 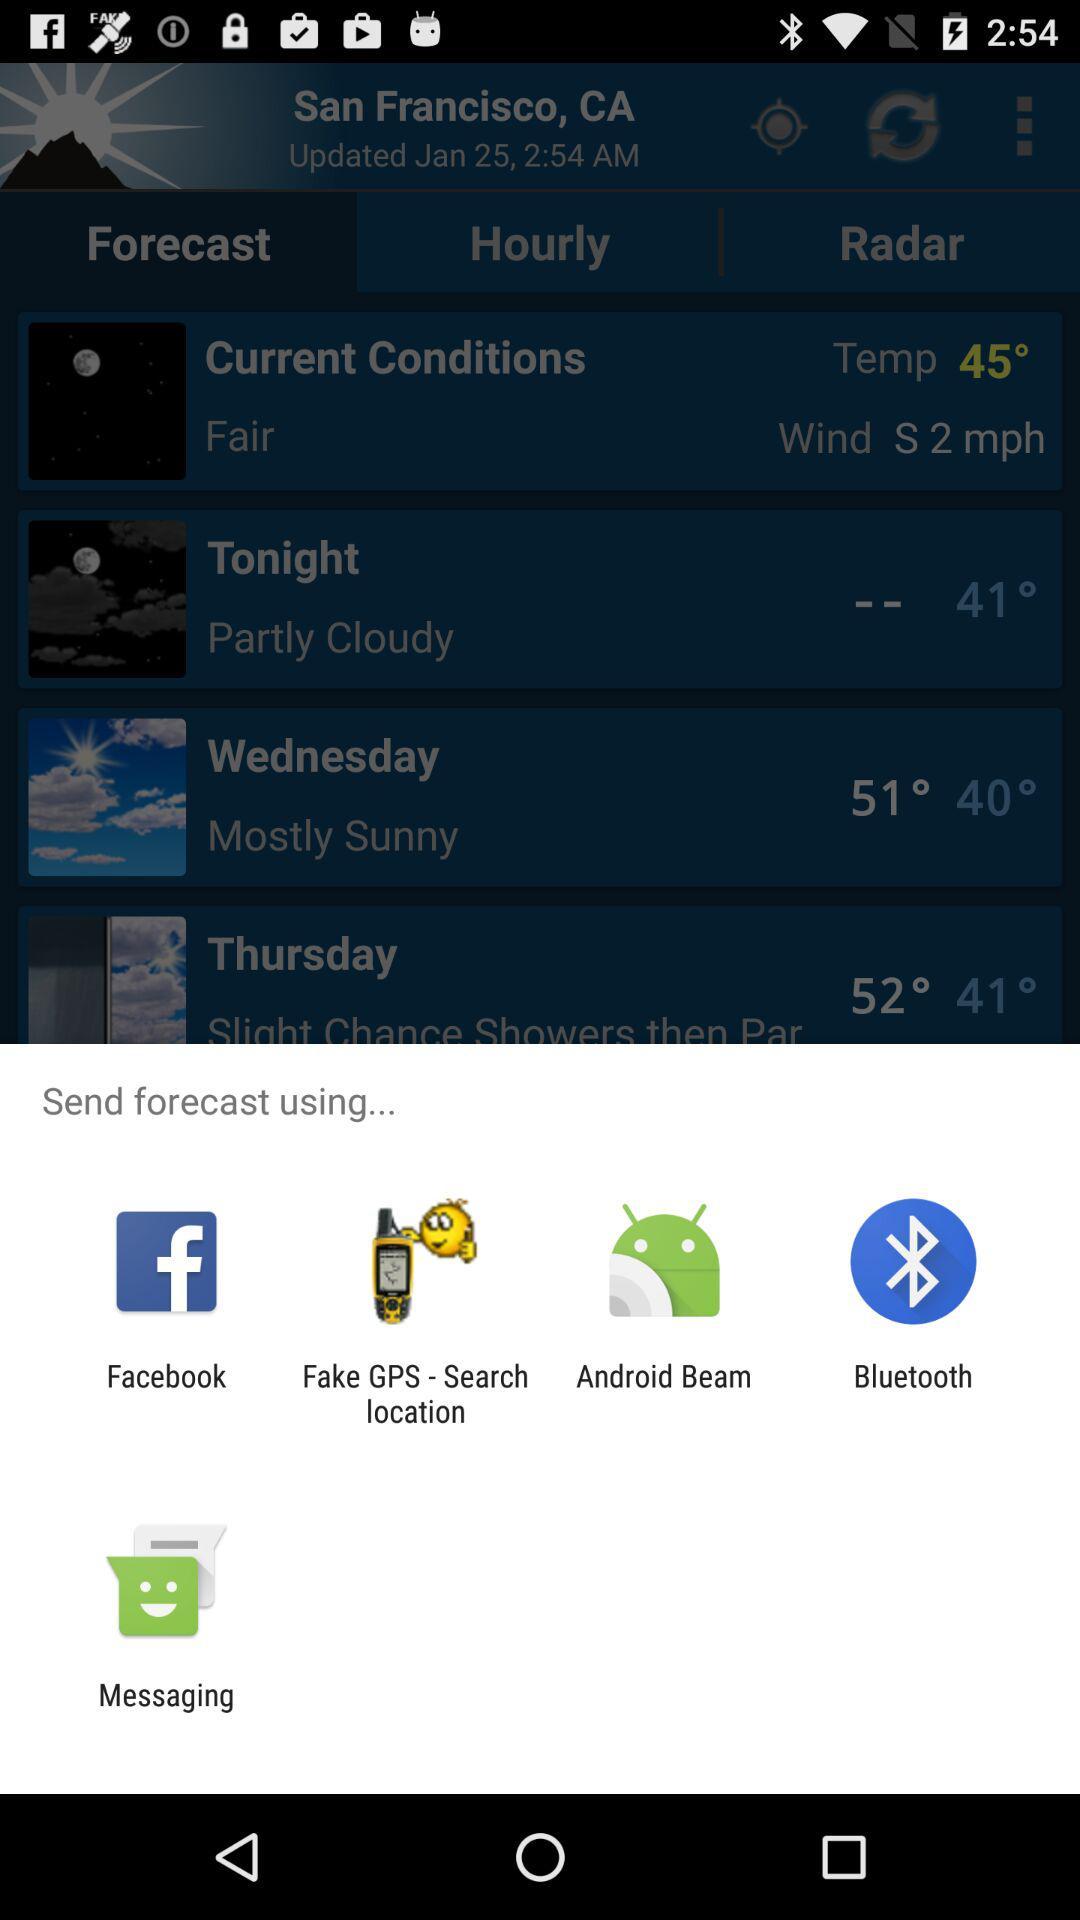 I want to click on the icon to the right of fake gps search icon, so click(x=664, y=1392).